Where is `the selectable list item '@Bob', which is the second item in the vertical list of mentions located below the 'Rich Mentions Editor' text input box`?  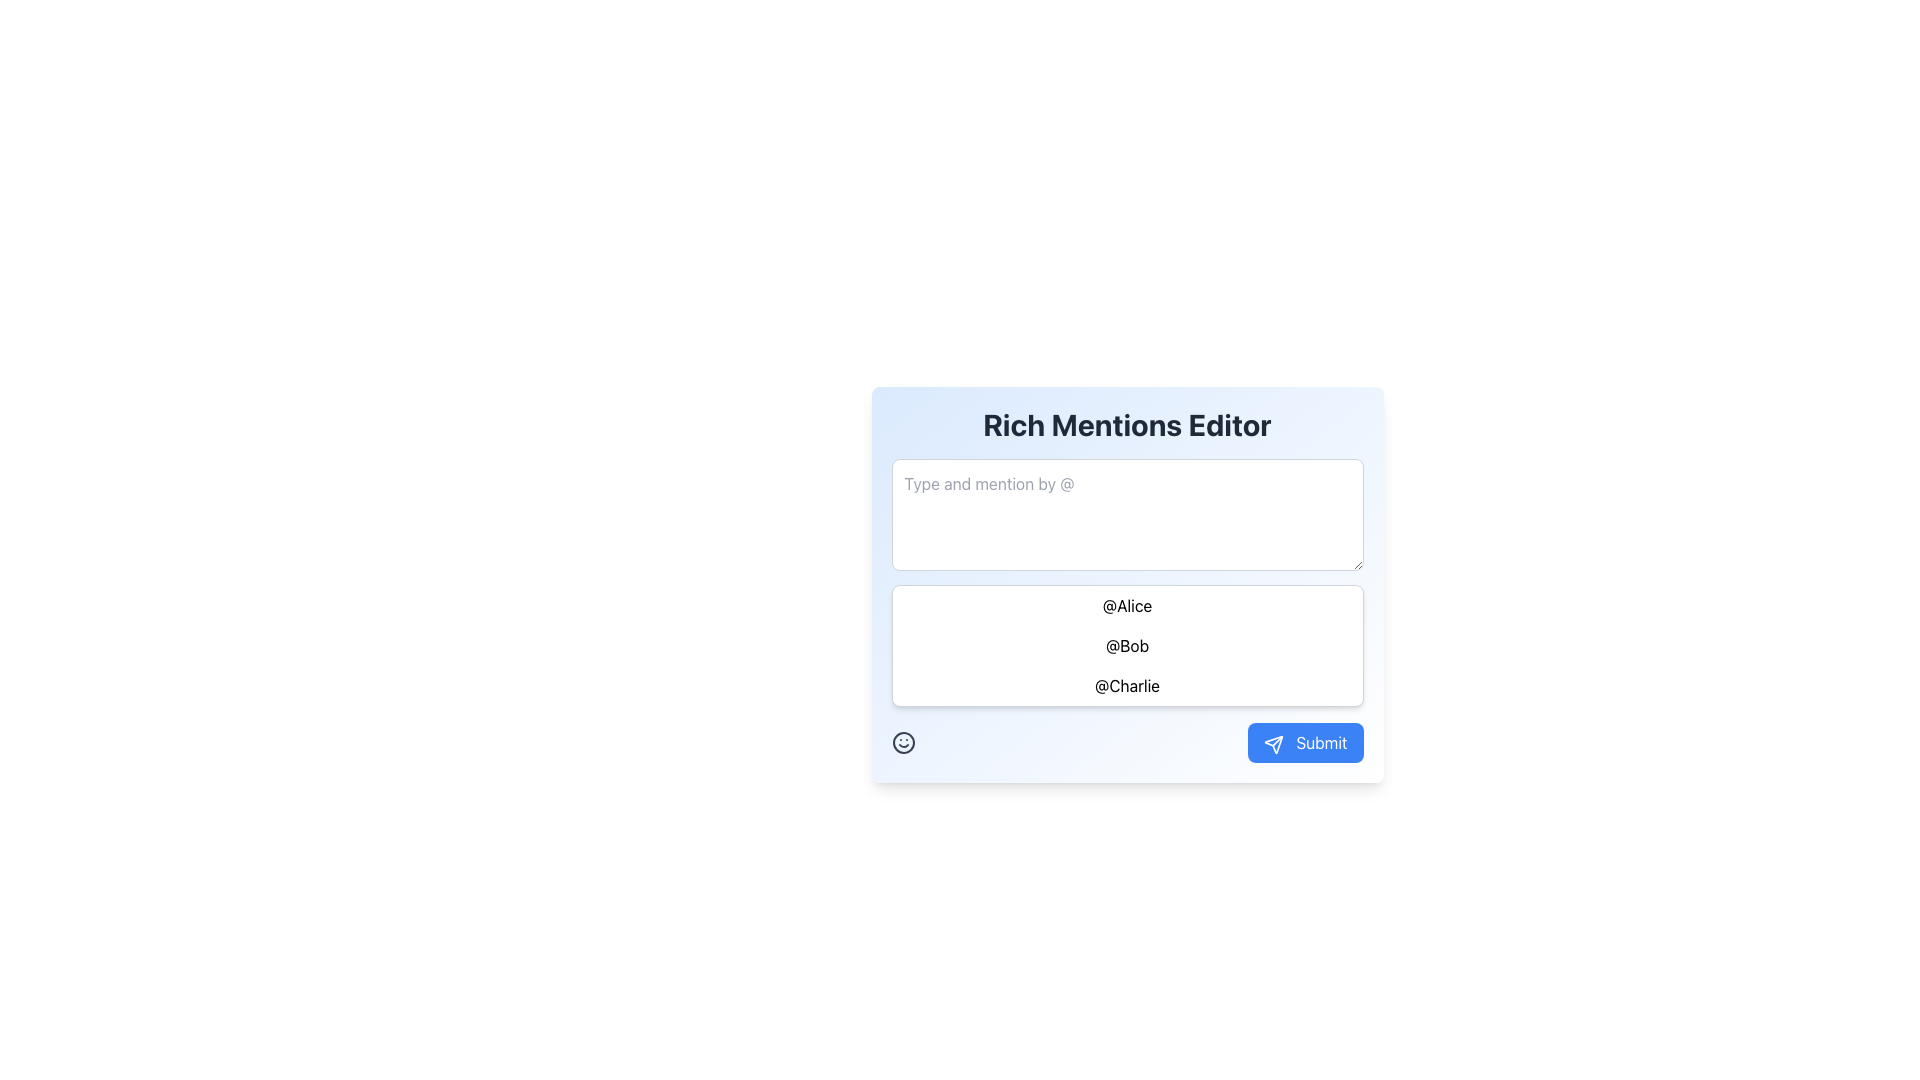
the selectable list item '@Bob', which is the second item in the vertical list of mentions located below the 'Rich Mentions Editor' text input box is located at coordinates (1127, 645).